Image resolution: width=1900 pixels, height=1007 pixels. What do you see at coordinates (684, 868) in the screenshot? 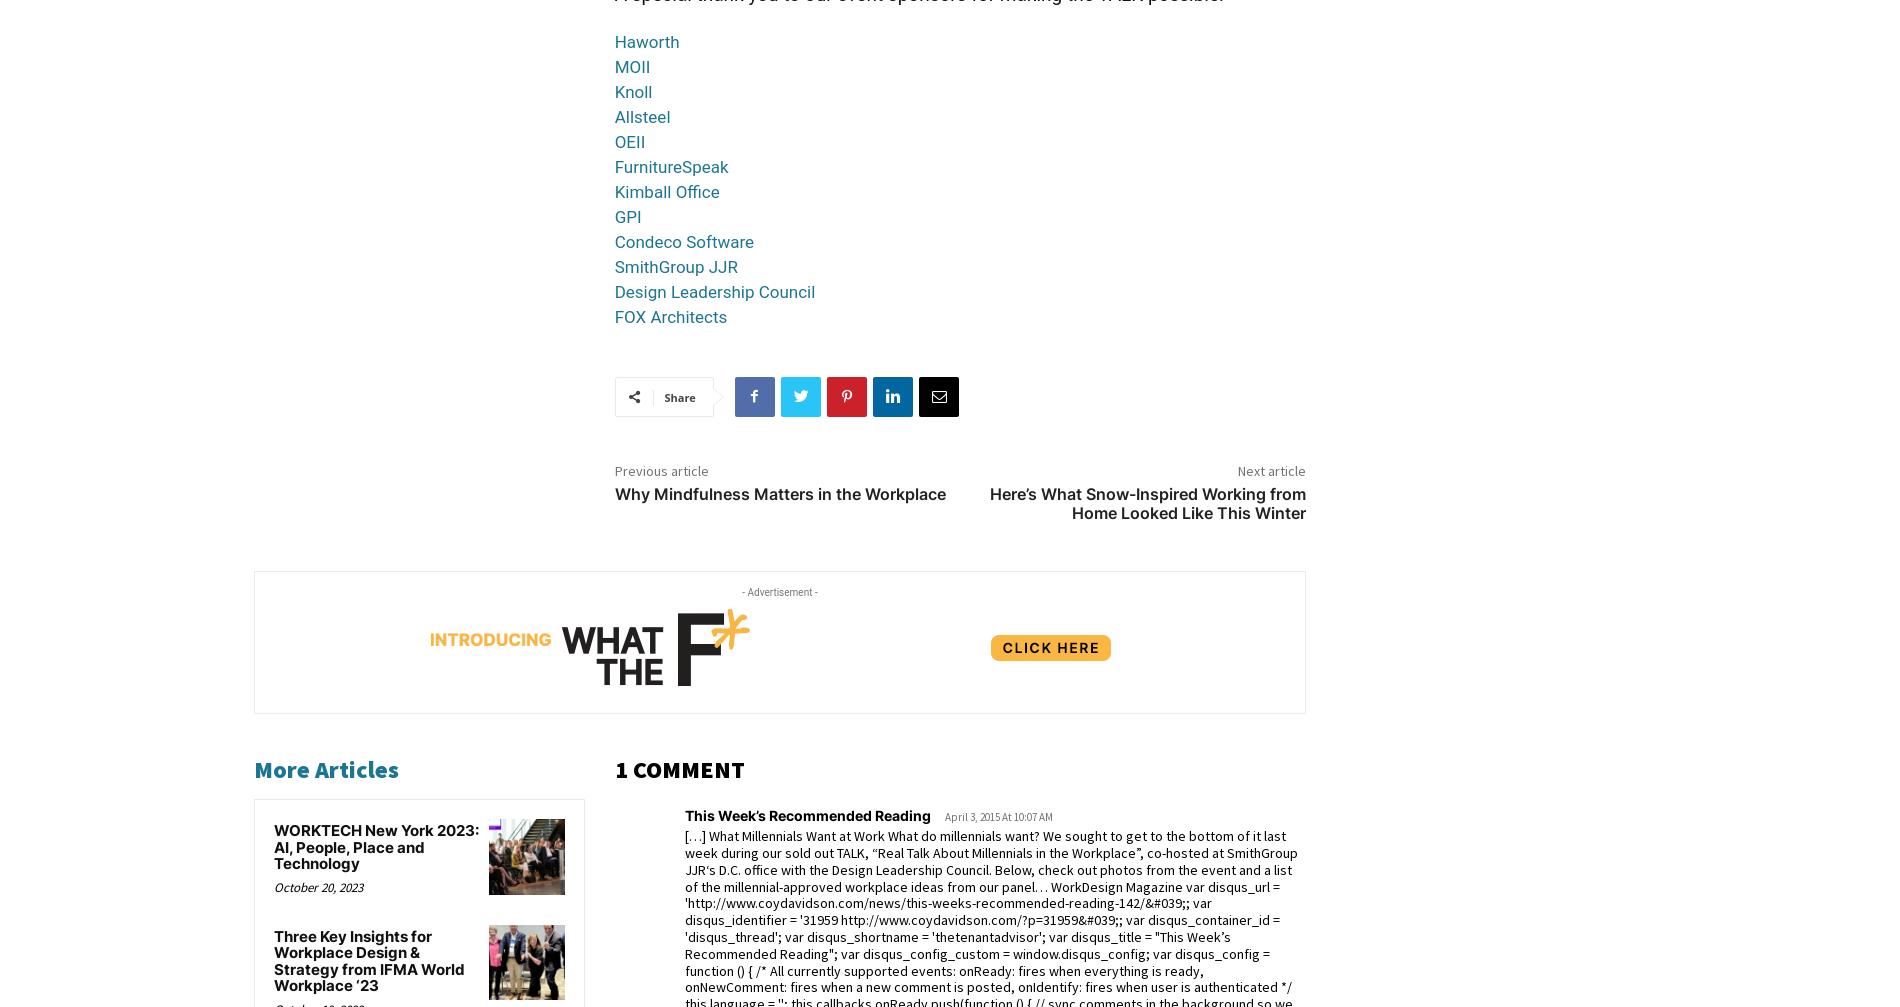
I see `'[…] What Millennials Want at Work What do millennials want? We sought to get to the bottom of it last week during our sold out TALK, “Real Talk About Millennials in the Workplace”, co-hosted at SmithGroup JJR‘s D.C. office with the Design Leadership Council. Below, check out photos from the event and a list of the millennial-approved workplace ideas from our panel… WorkDesign Magazine                     var disqus_url = ''` at bounding box center [684, 868].